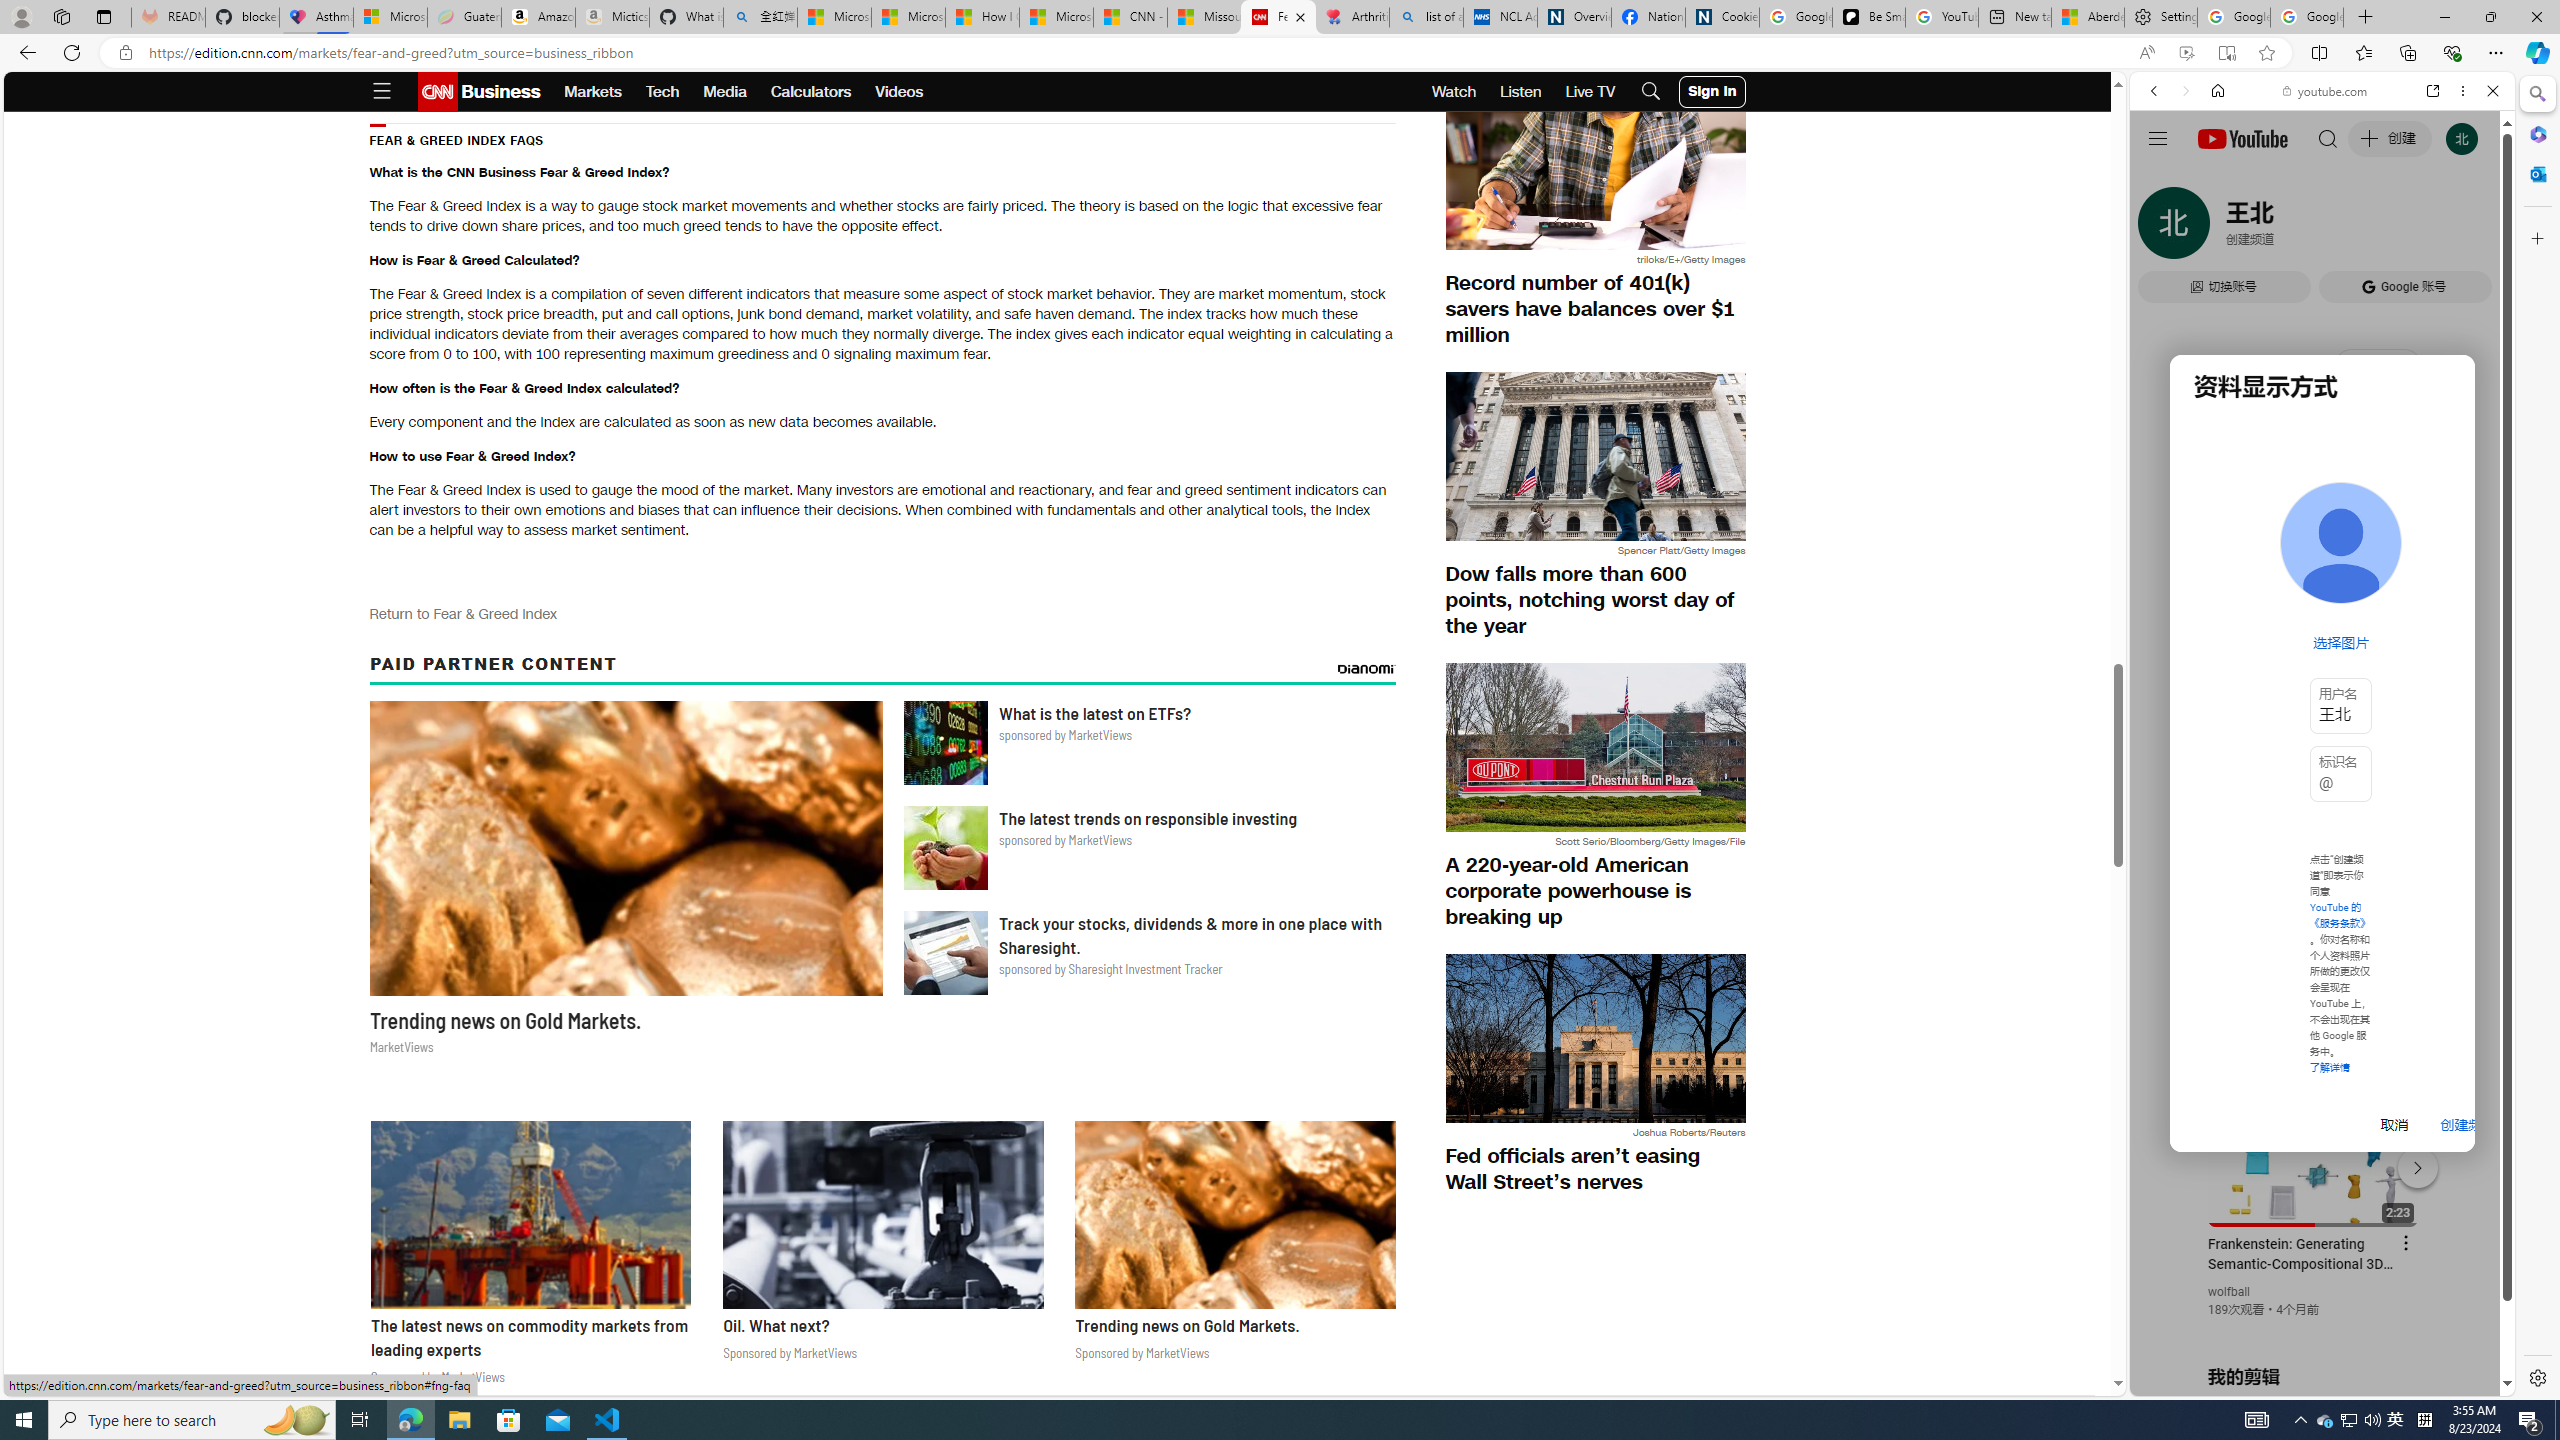 The width and height of the screenshot is (2560, 1440). Describe the element at coordinates (898, 91) in the screenshot. I see `'Videos'` at that location.